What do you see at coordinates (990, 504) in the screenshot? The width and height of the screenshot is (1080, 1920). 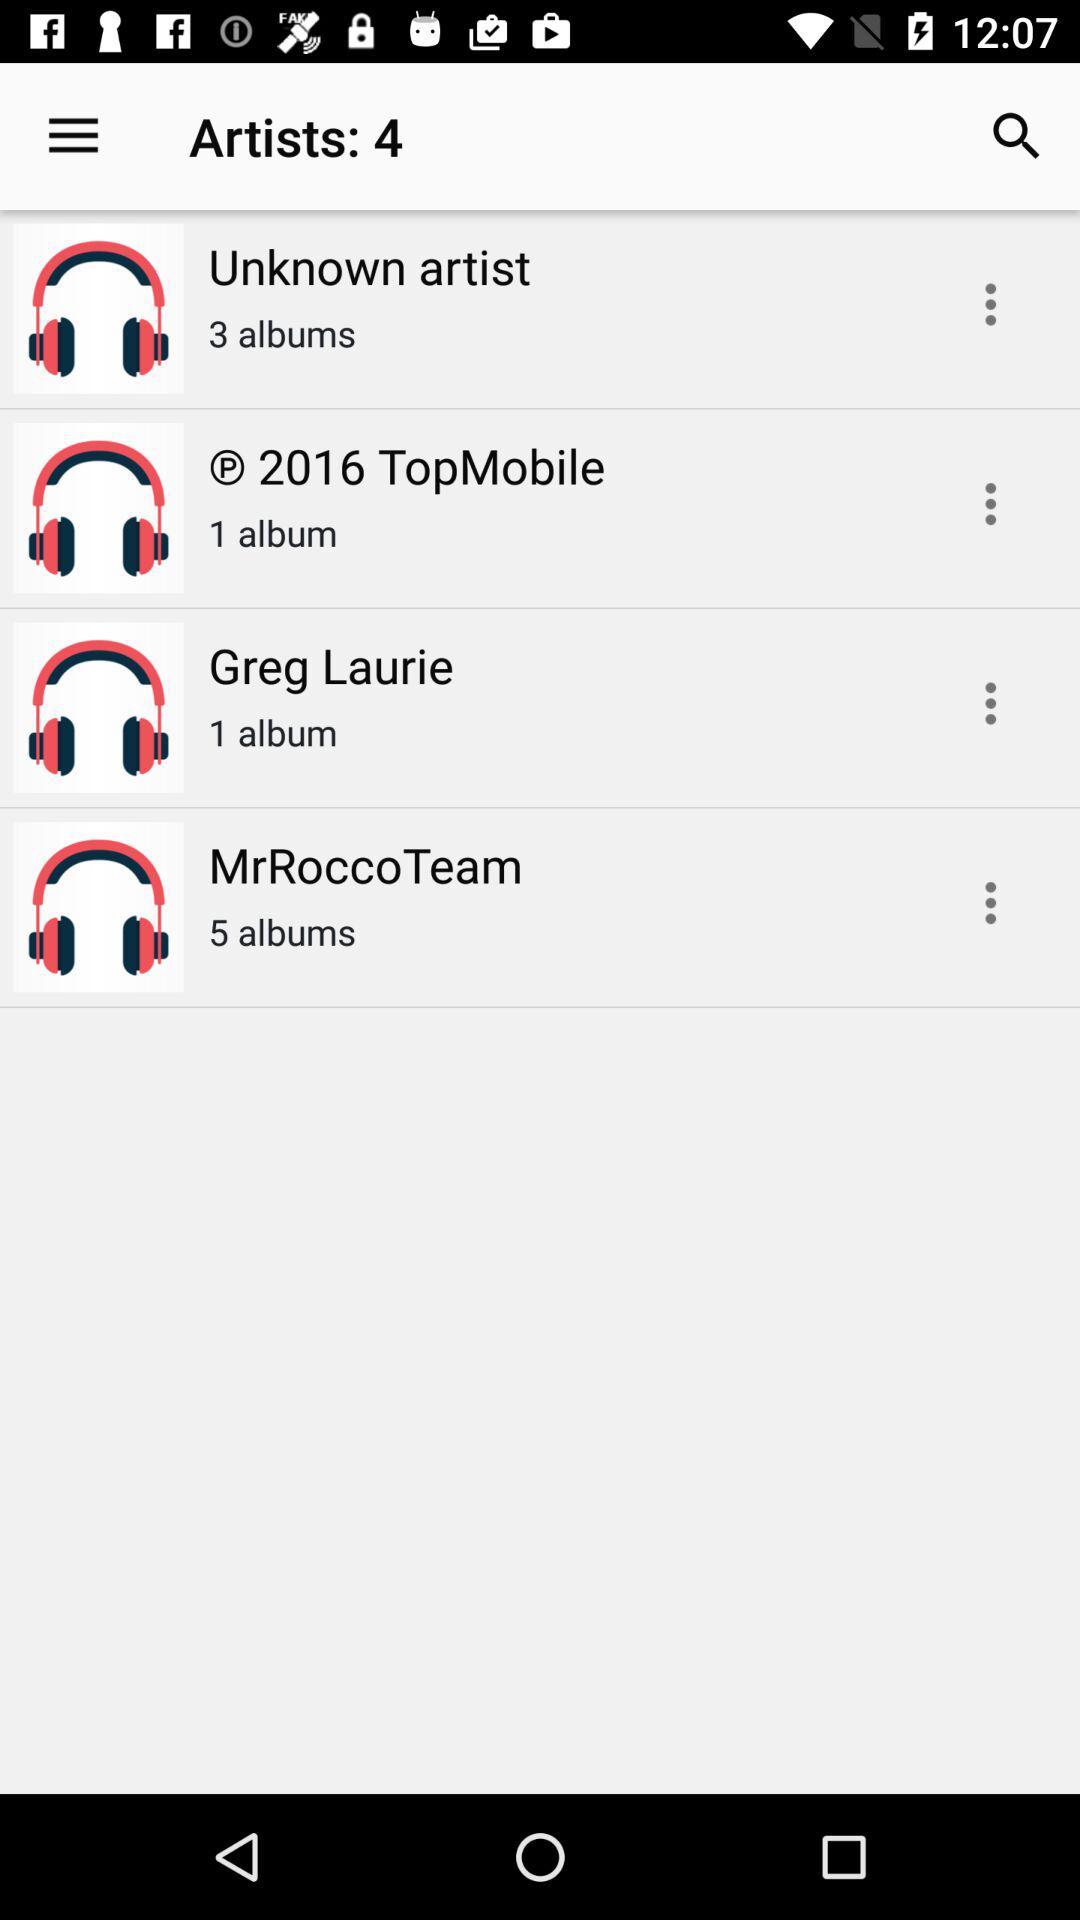 I see `more information` at bounding box center [990, 504].